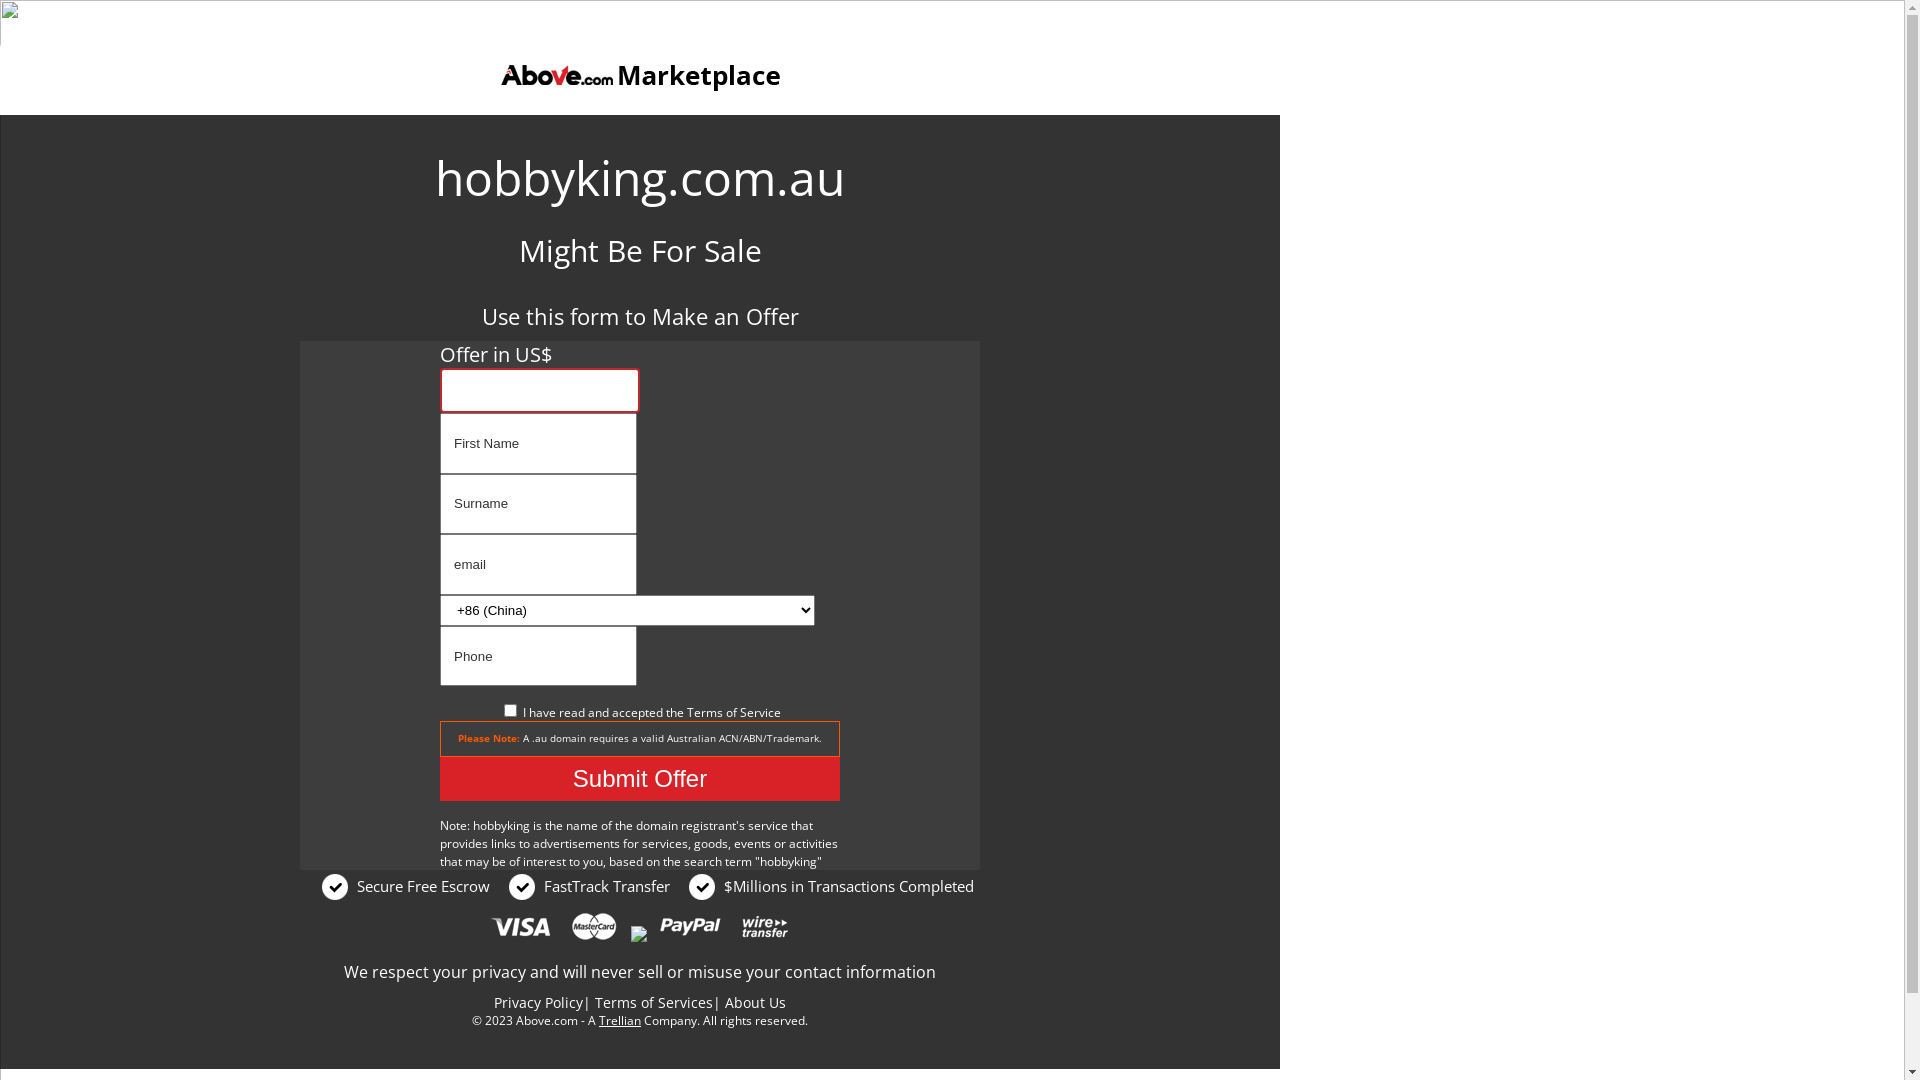  I want to click on 'Terms of Services', so click(594, 1002).